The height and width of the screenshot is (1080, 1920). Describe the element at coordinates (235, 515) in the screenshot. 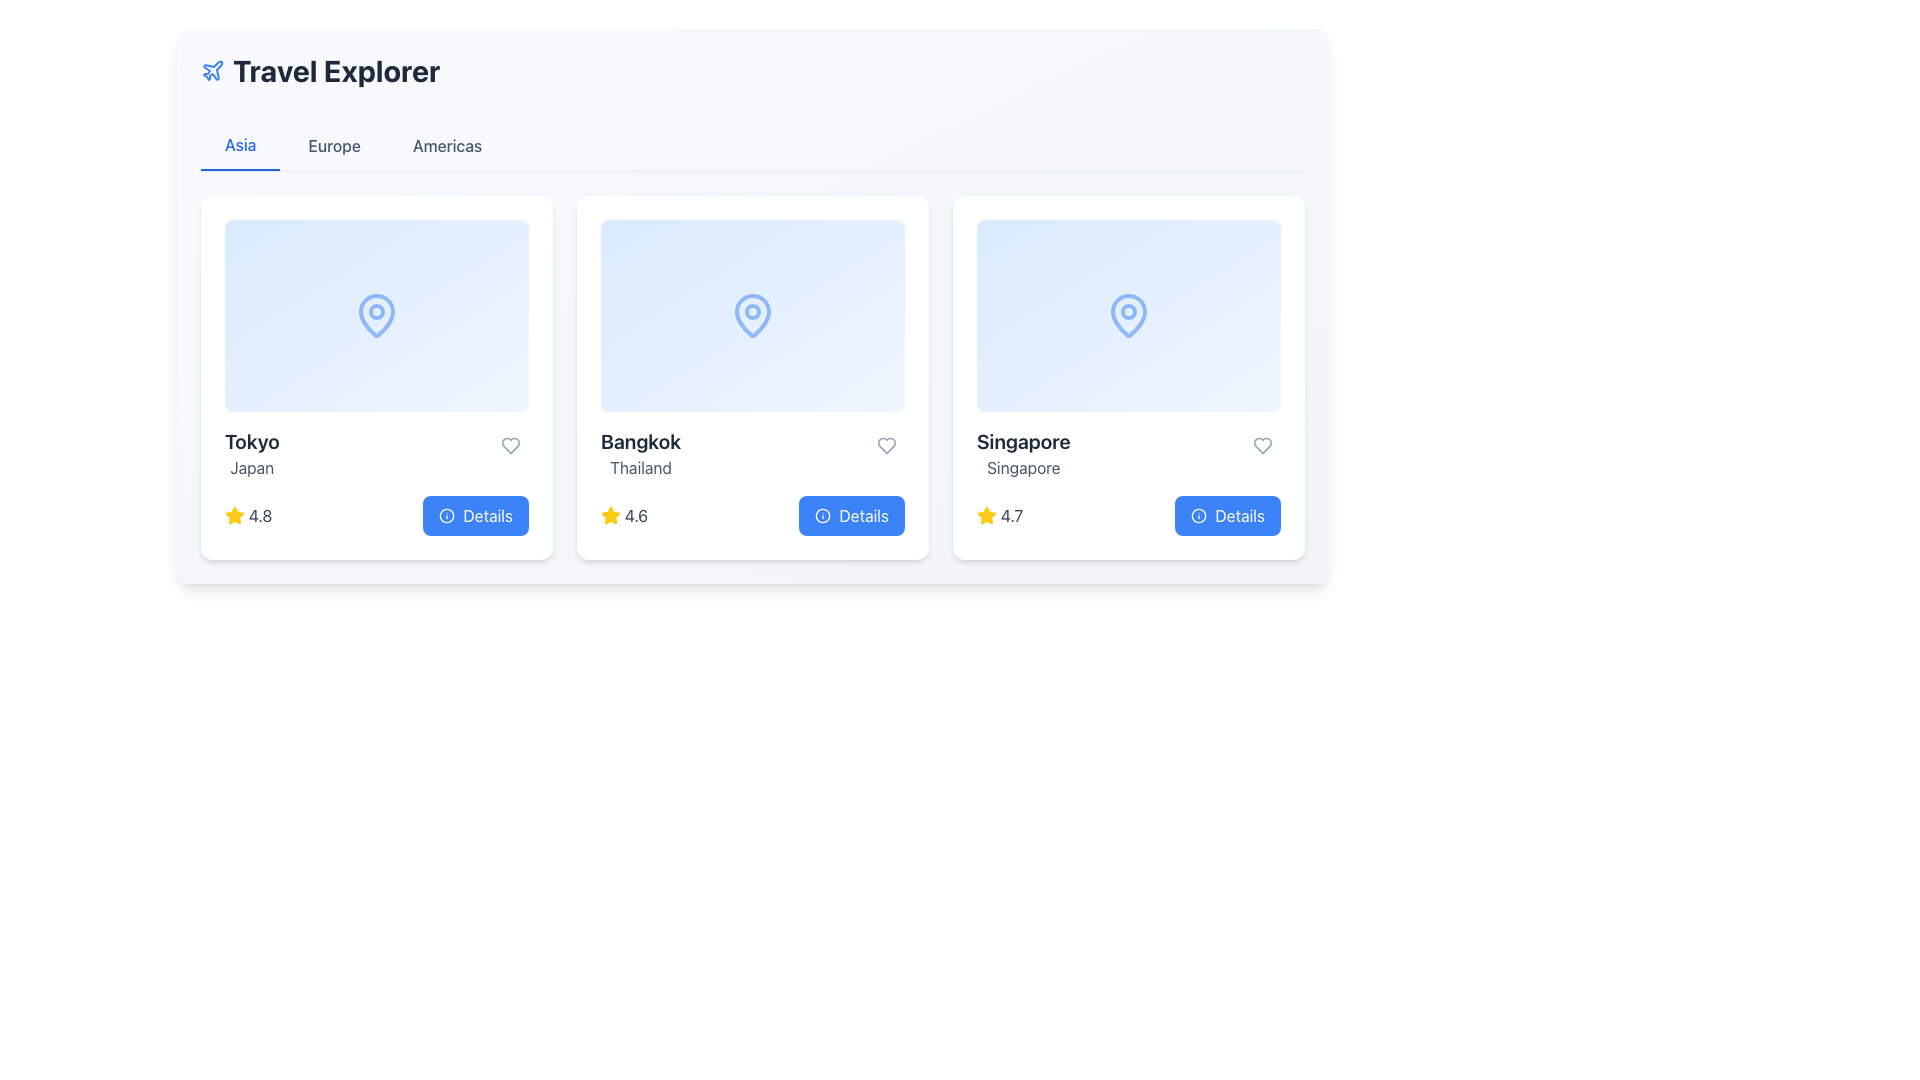

I see `the star icon that indicates a rating for 'Tokyo, Japan' located in the bottom-left corner of the card under the 'Asia' section` at that location.